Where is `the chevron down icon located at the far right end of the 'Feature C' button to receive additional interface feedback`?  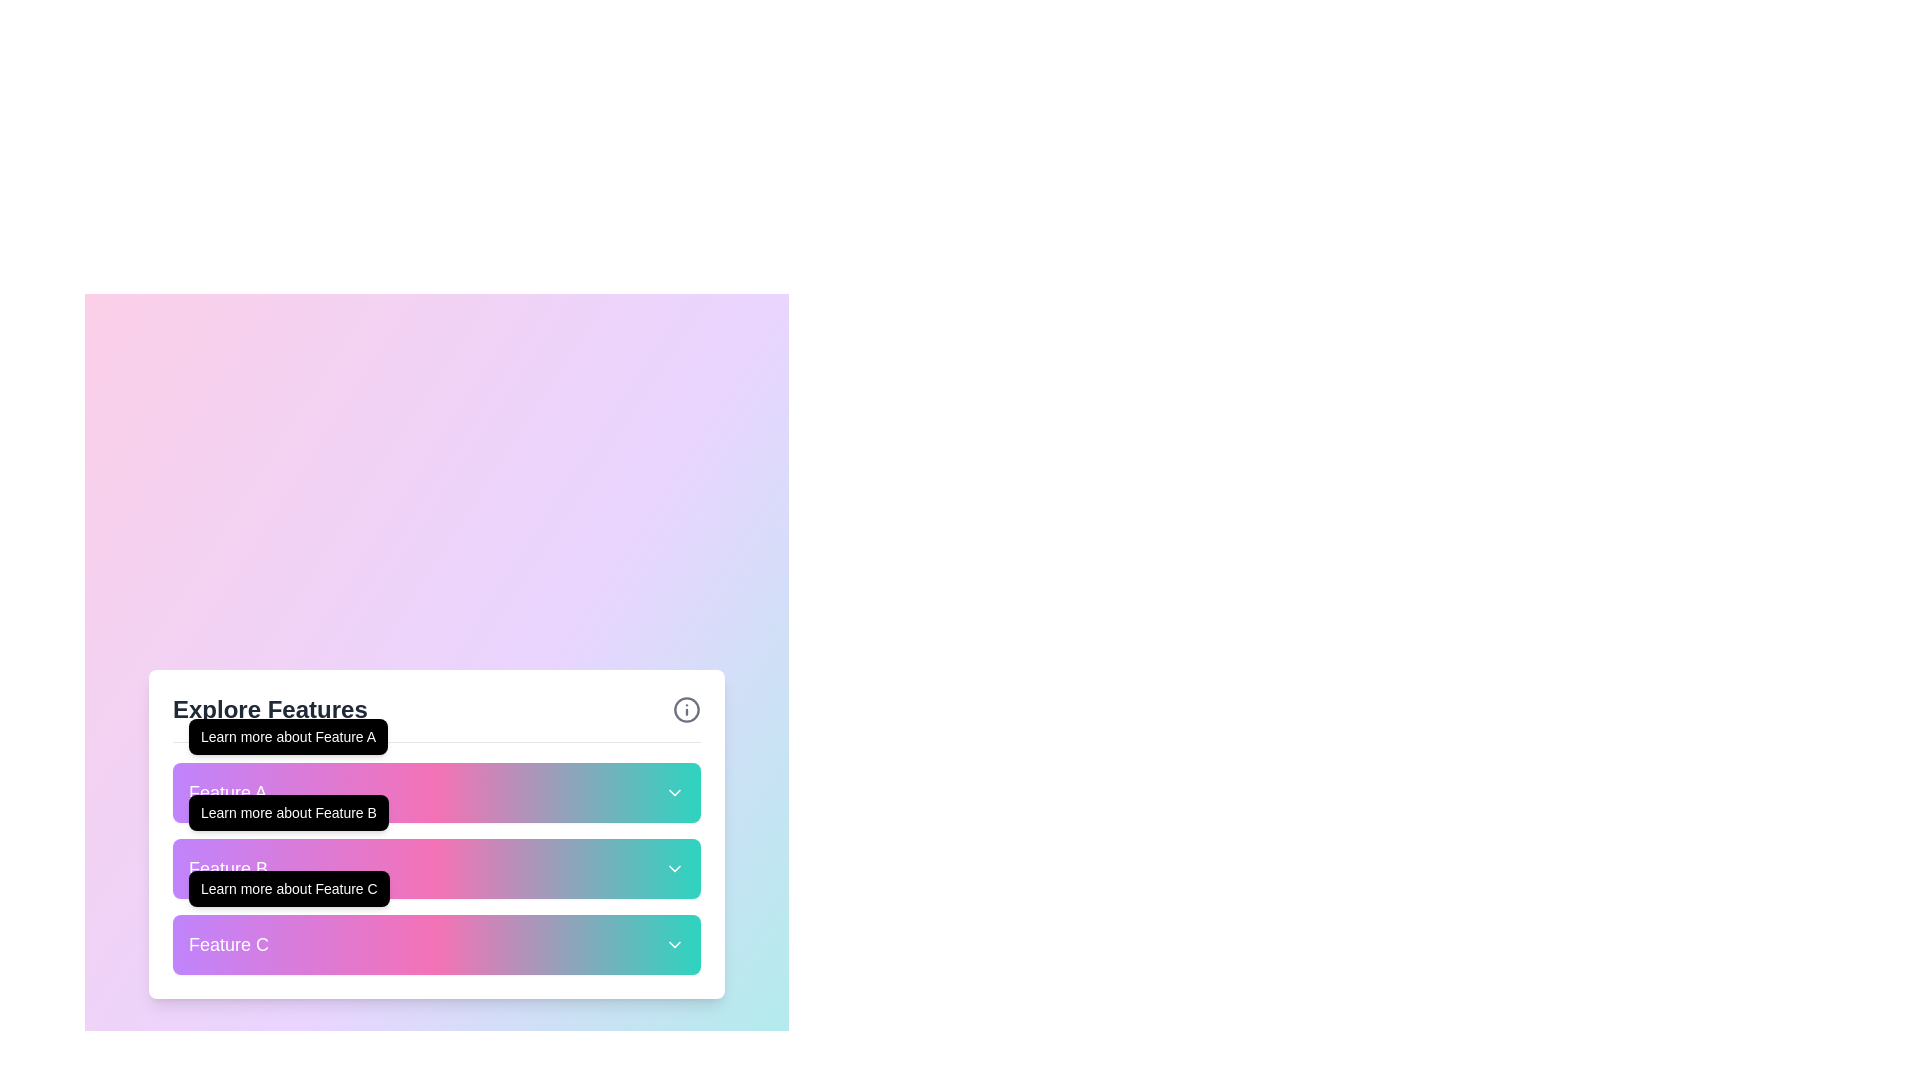 the chevron down icon located at the far right end of the 'Feature C' button to receive additional interface feedback is located at coordinates (675, 944).